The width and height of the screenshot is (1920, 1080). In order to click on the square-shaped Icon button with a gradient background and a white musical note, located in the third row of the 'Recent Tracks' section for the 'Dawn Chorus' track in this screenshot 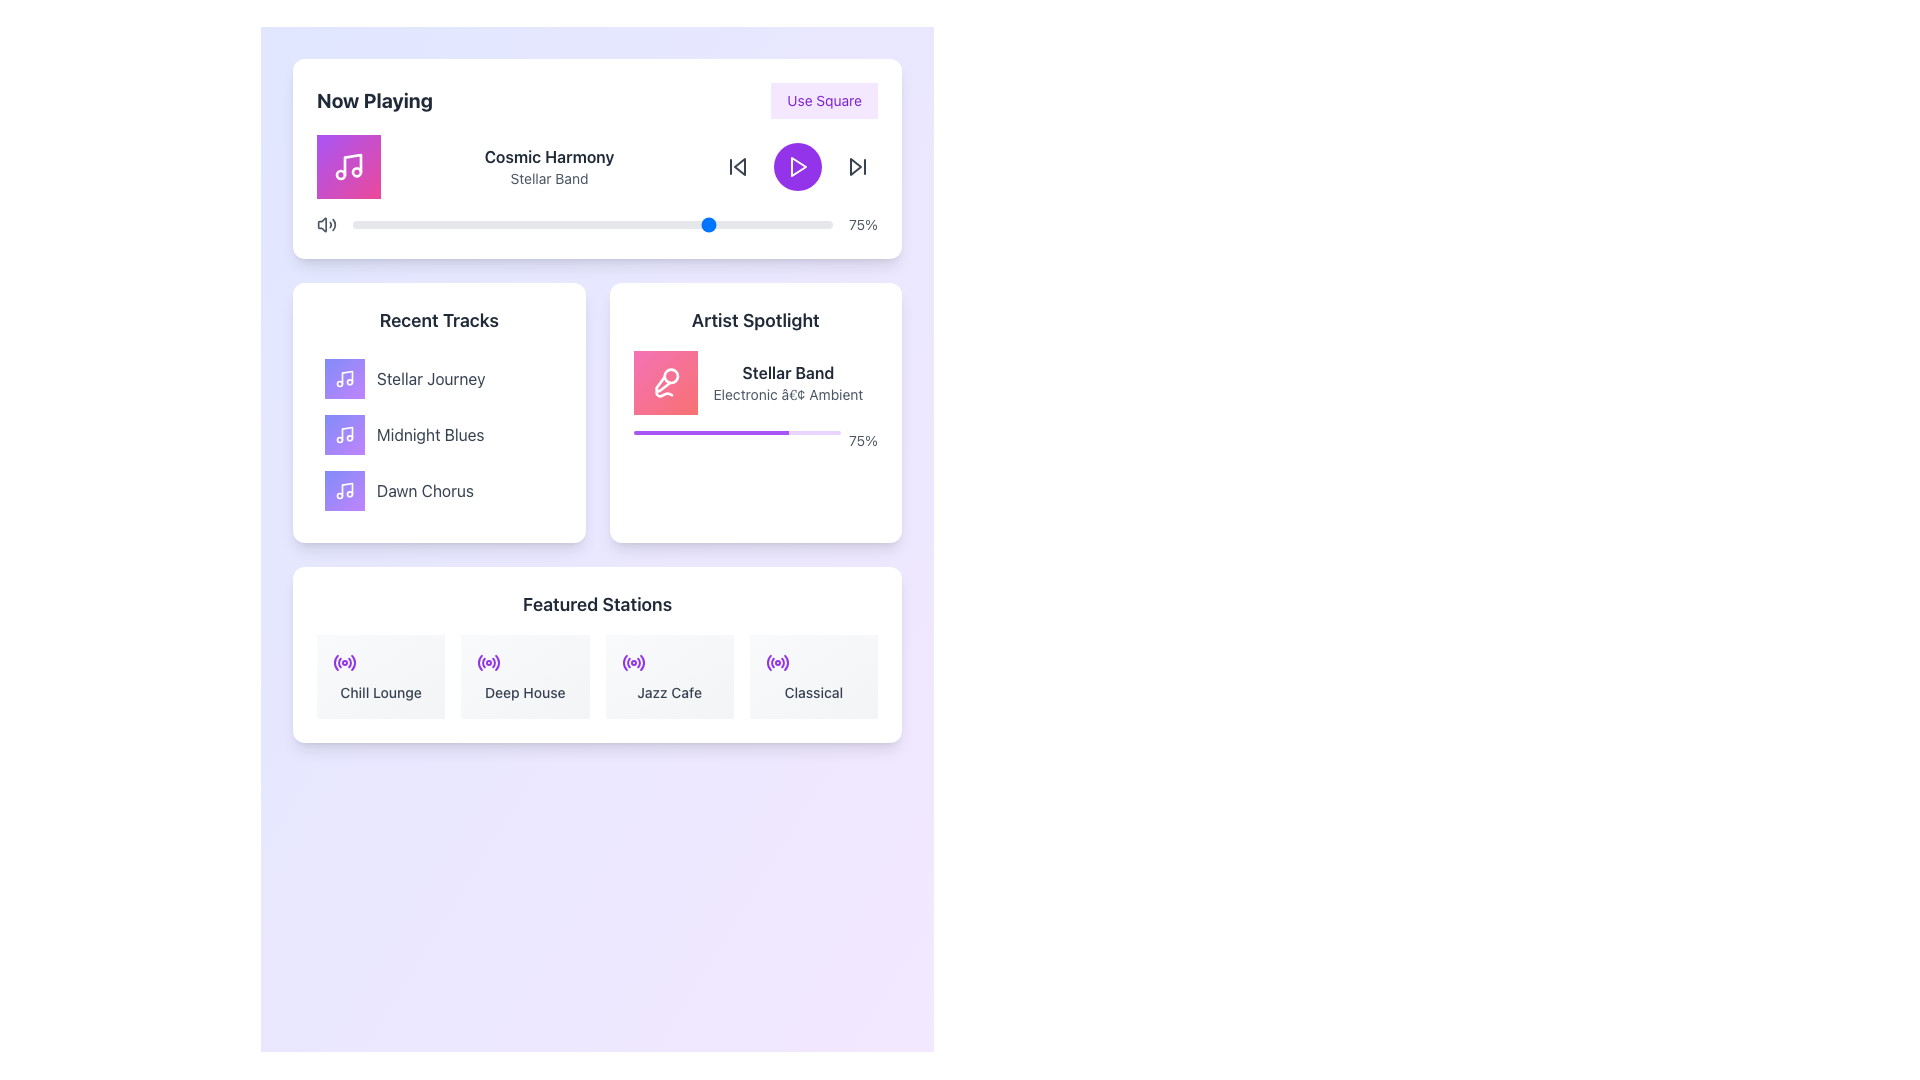, I will do `click(345, 490)`.